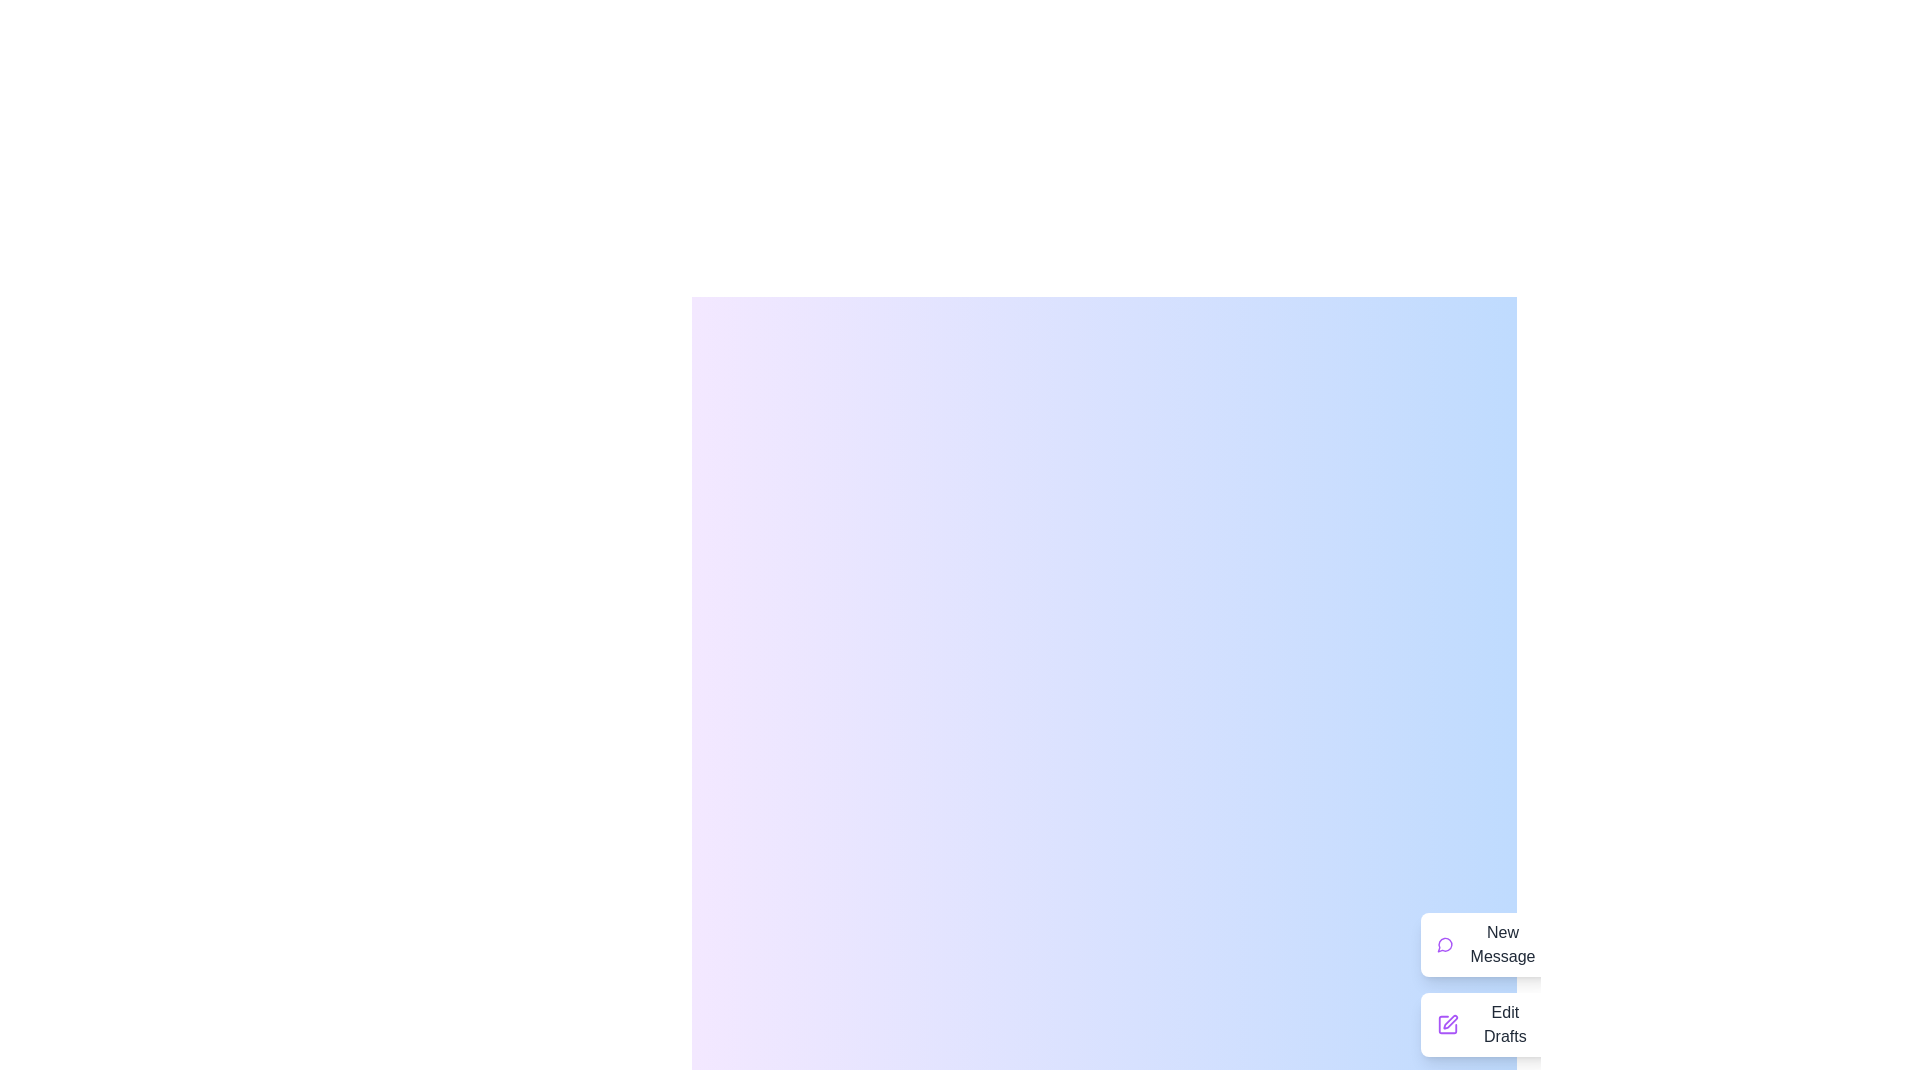  I want to click on the menu option New Message, so click(1488, 945).